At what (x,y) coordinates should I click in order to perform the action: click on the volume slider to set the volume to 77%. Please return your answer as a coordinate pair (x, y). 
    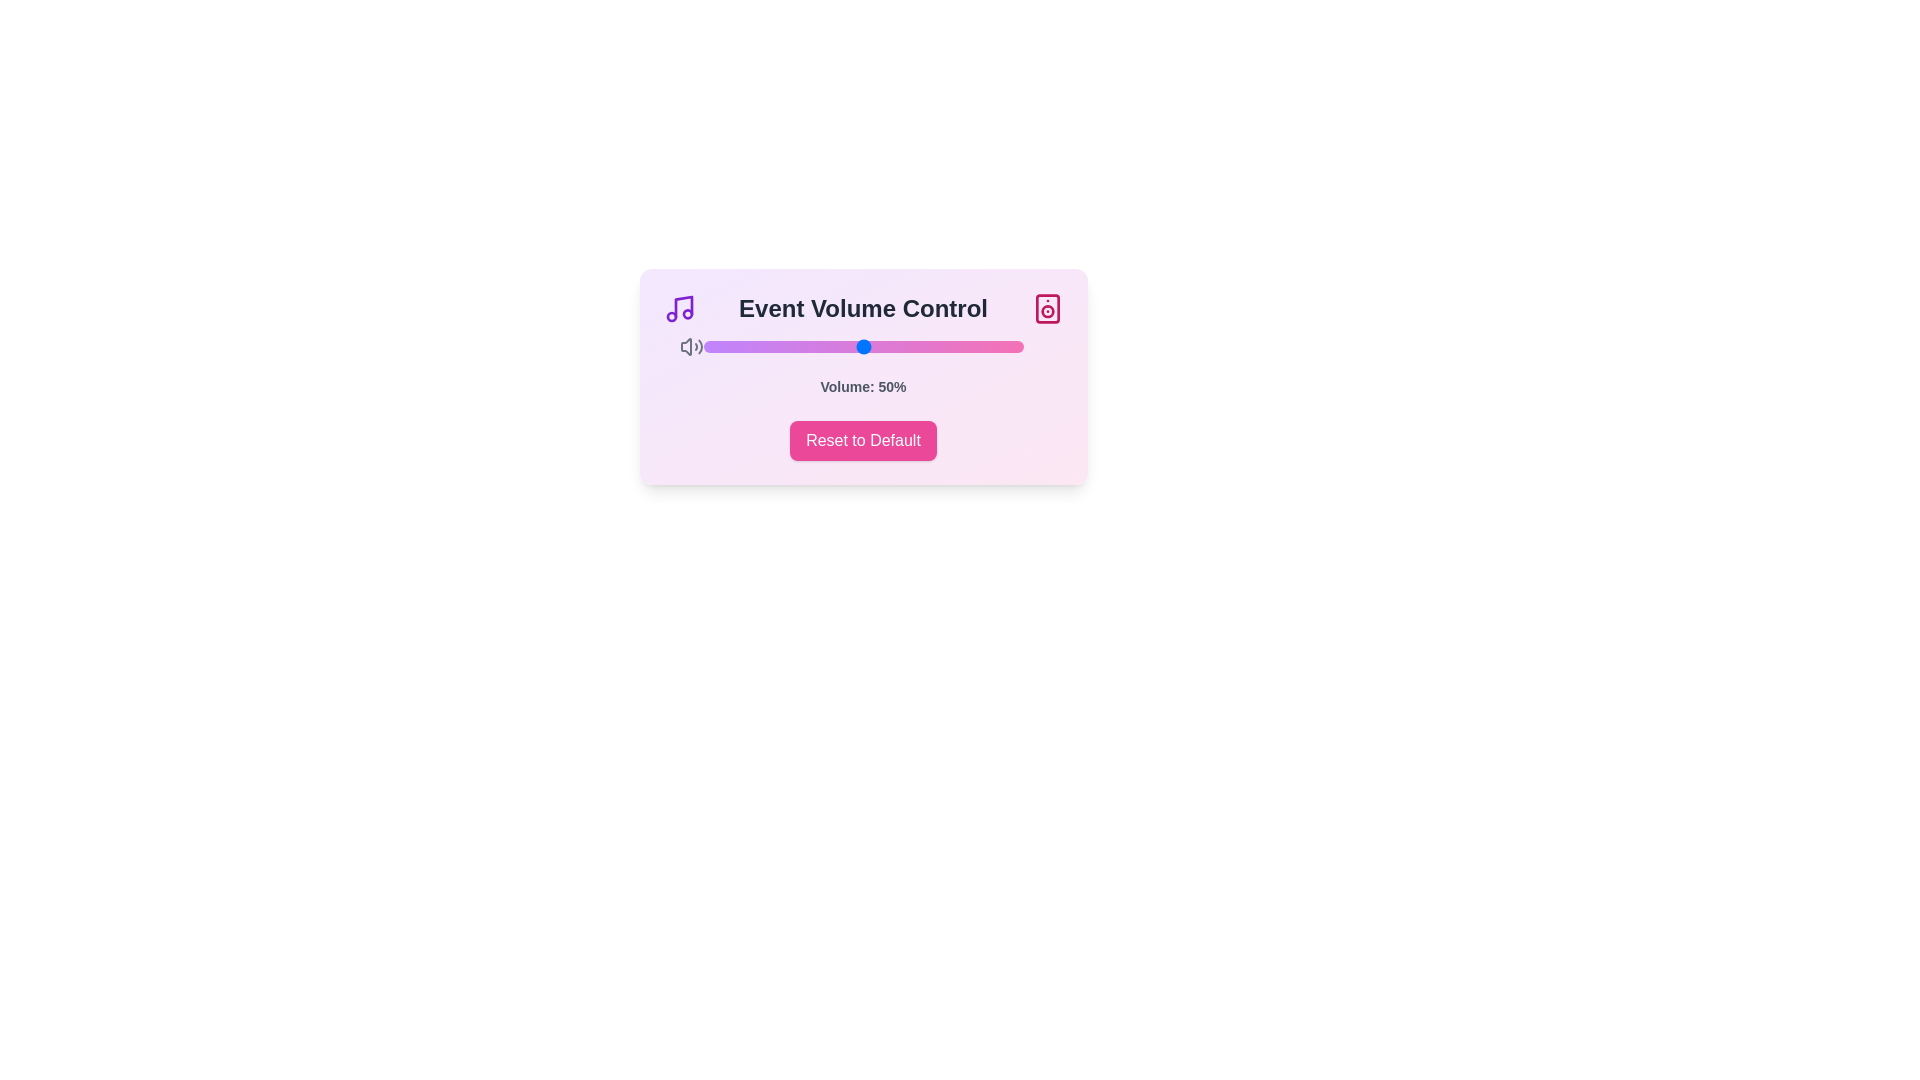
    Looking at the image, I should click on (948, 346).